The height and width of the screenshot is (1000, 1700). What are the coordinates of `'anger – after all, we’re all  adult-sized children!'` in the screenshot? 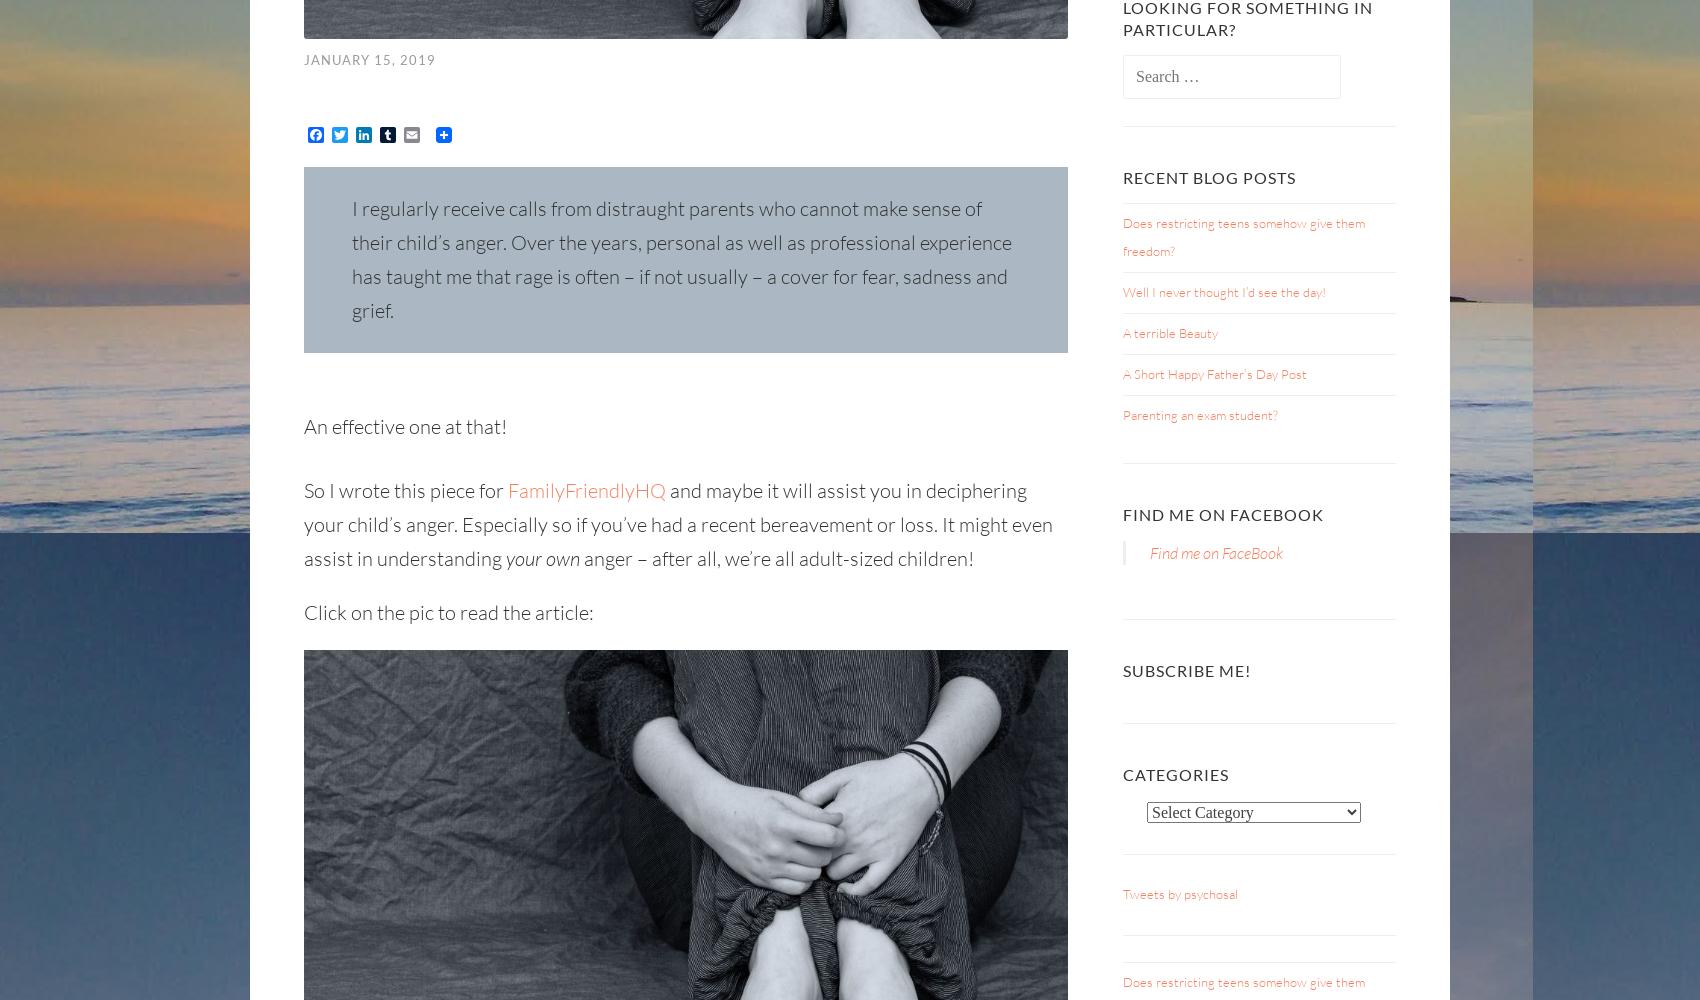 It's located at (776, 557).